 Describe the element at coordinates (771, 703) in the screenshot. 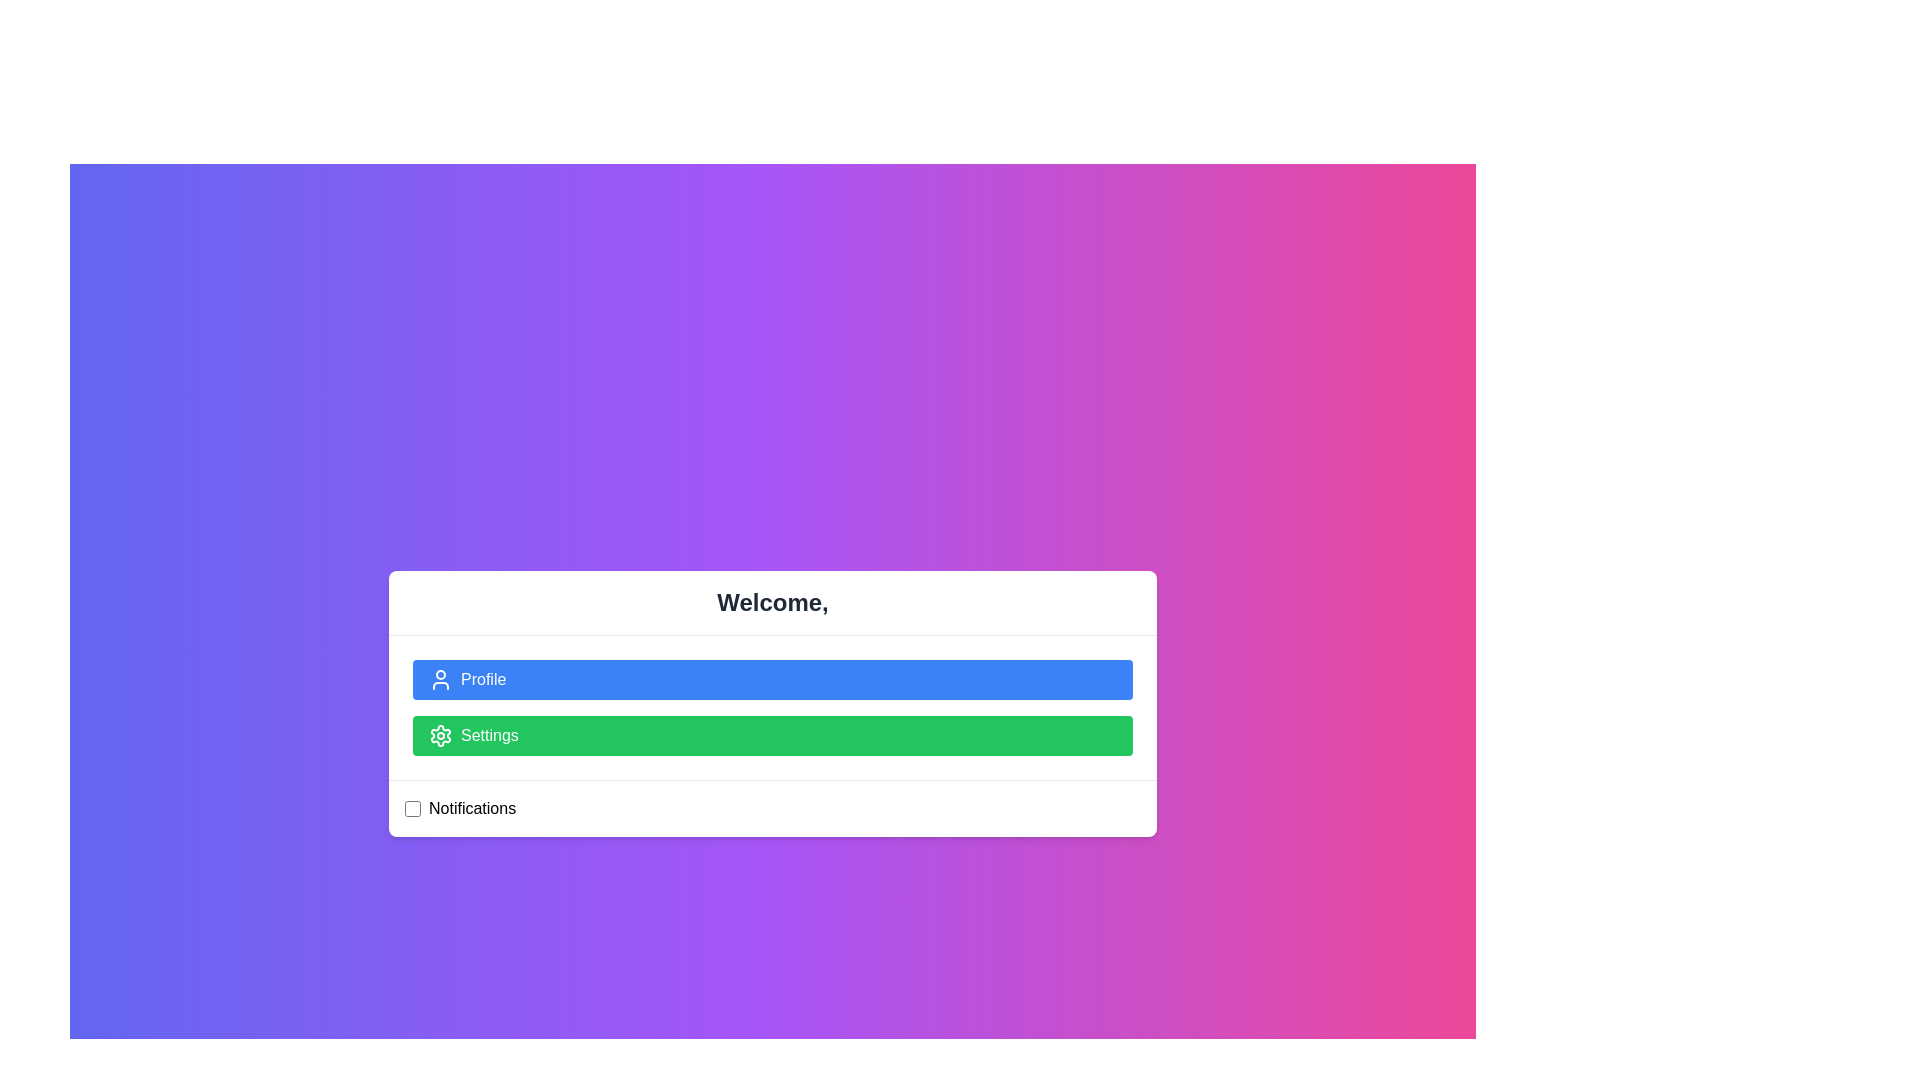

I see `the central user interface panel that welcomes users and provides access to profile options, settings, and notifications to focus on it` at that location.